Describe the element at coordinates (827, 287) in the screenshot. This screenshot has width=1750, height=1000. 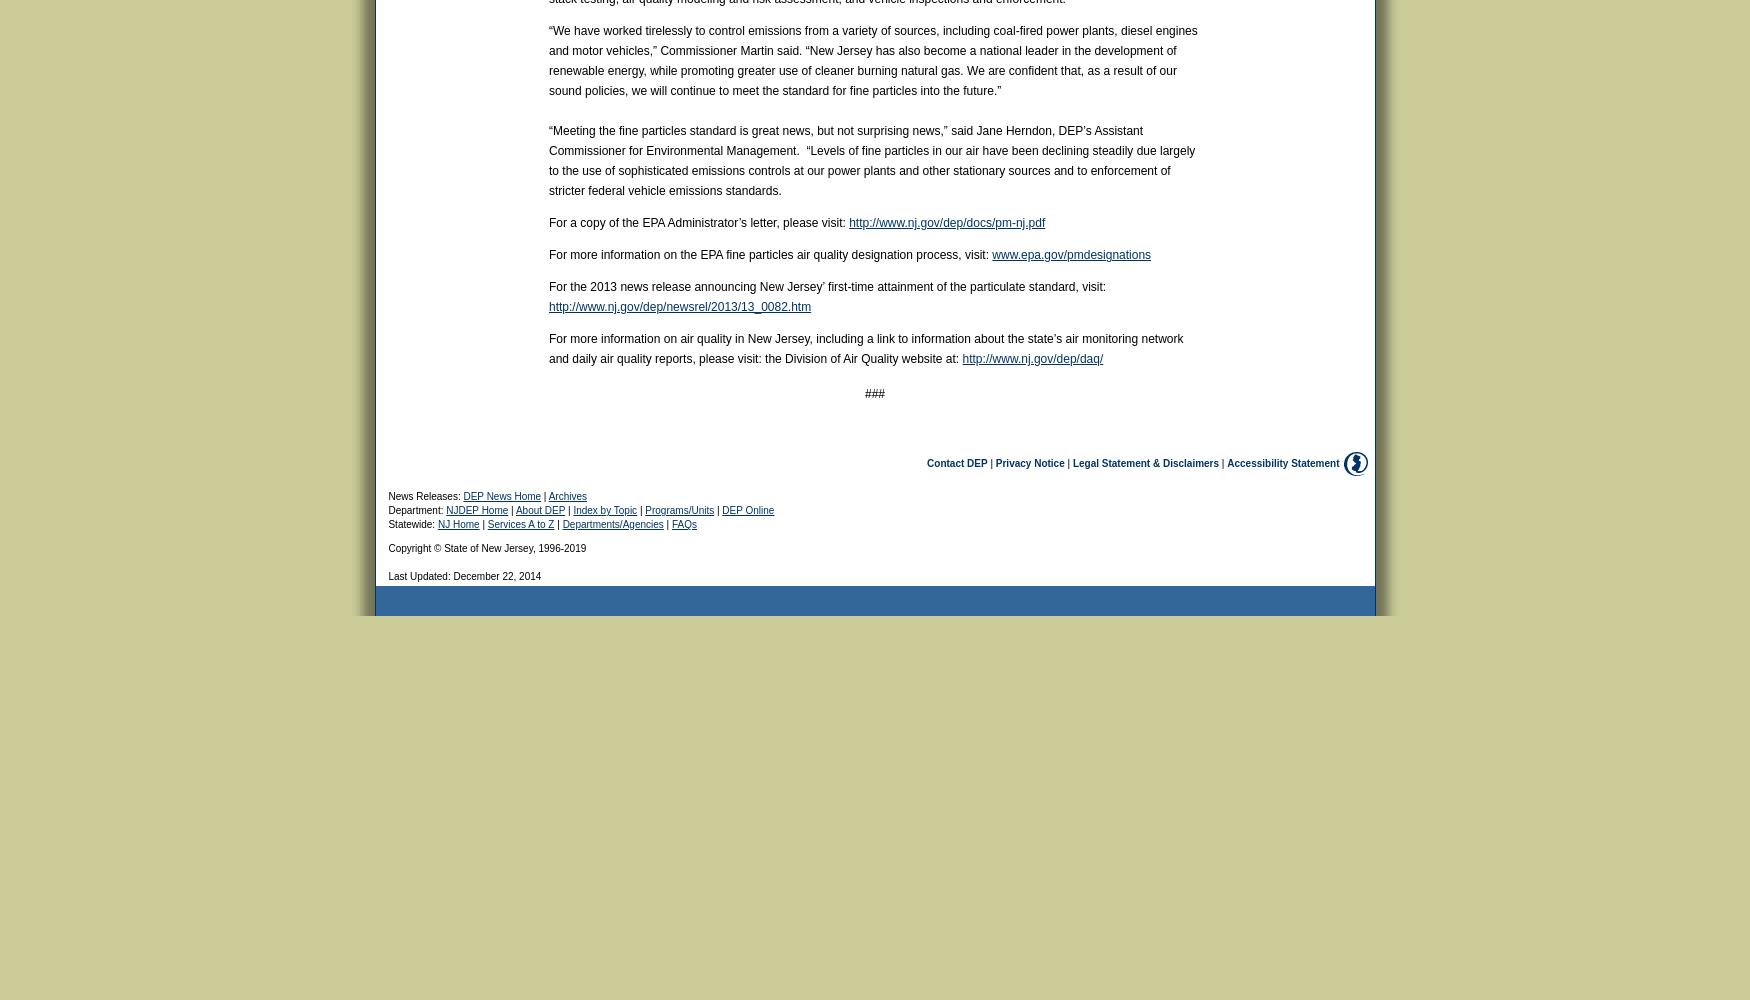
I see `'For the 2013 news release  announcing New Jersey’ first-time attainment of the particulate standard,  visit:'` at that location.